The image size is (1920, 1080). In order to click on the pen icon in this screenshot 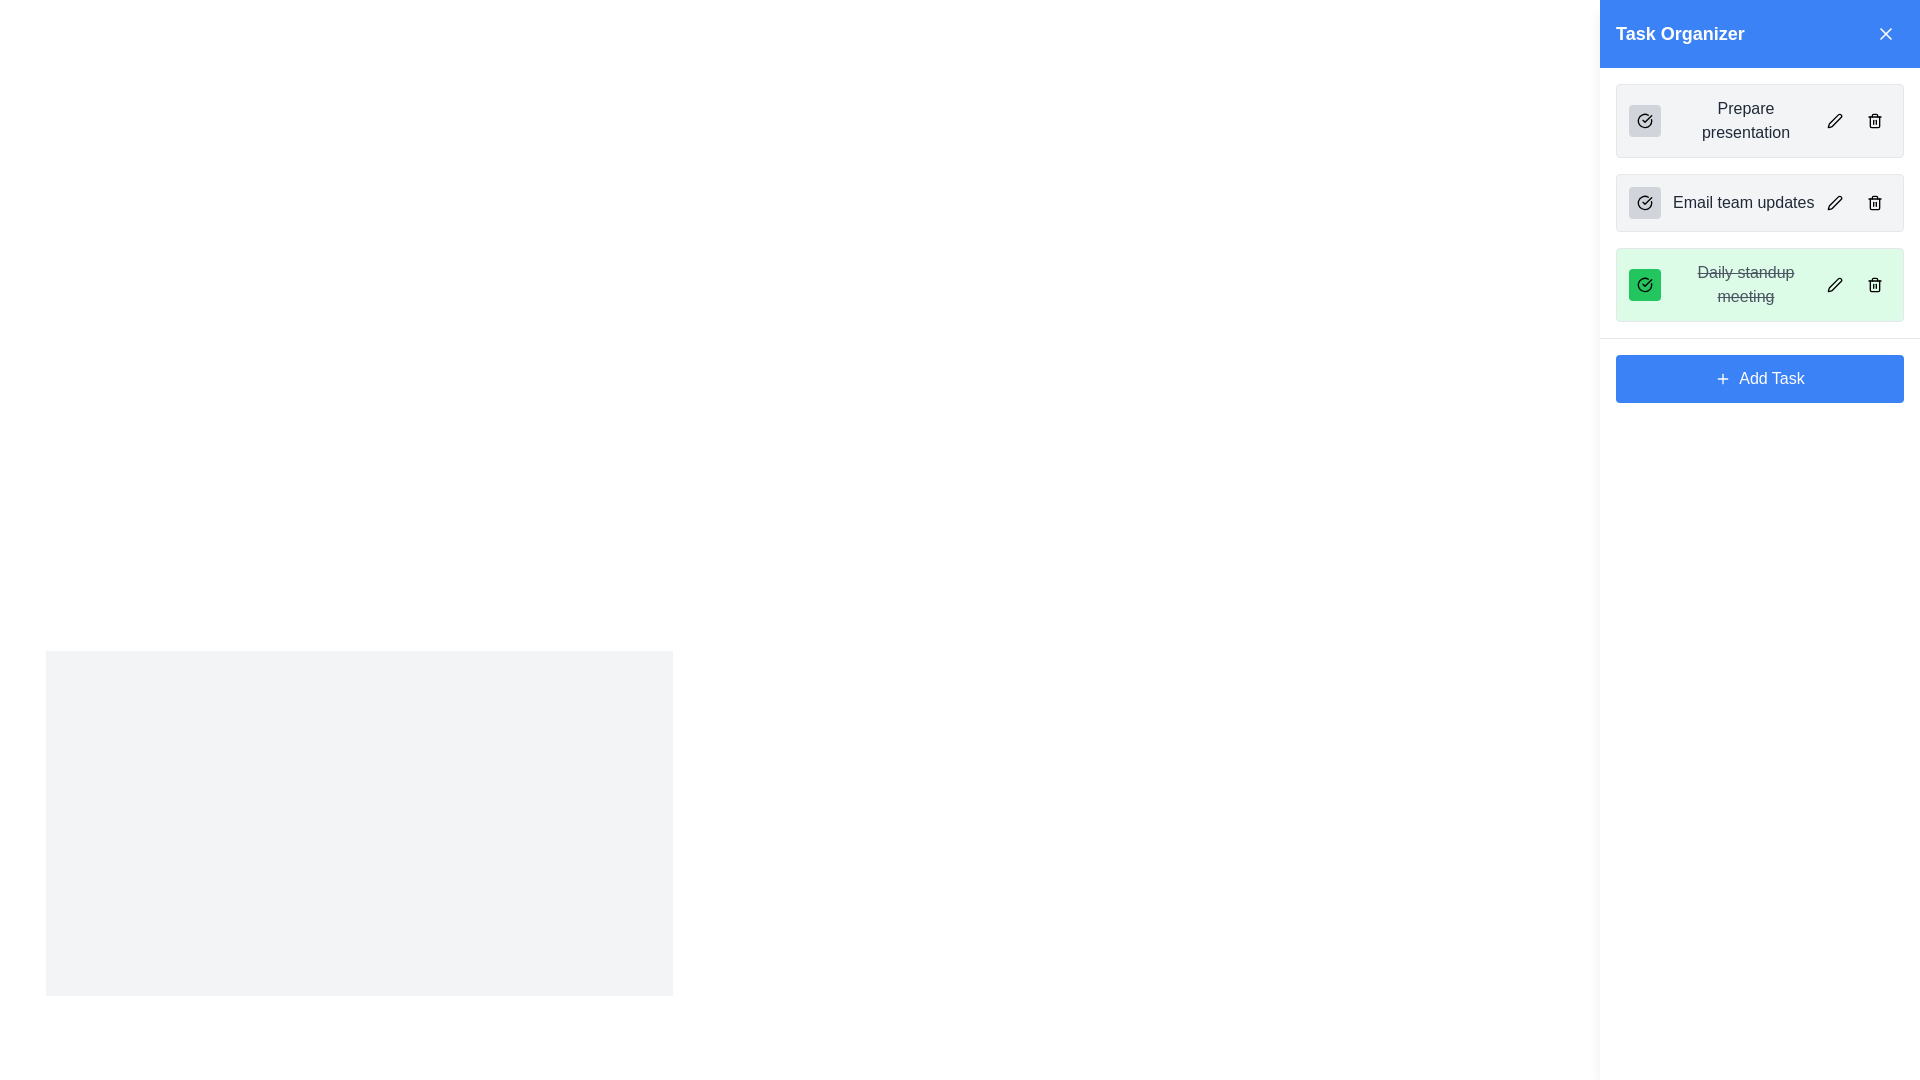, I will do `click(1834, 285)`.